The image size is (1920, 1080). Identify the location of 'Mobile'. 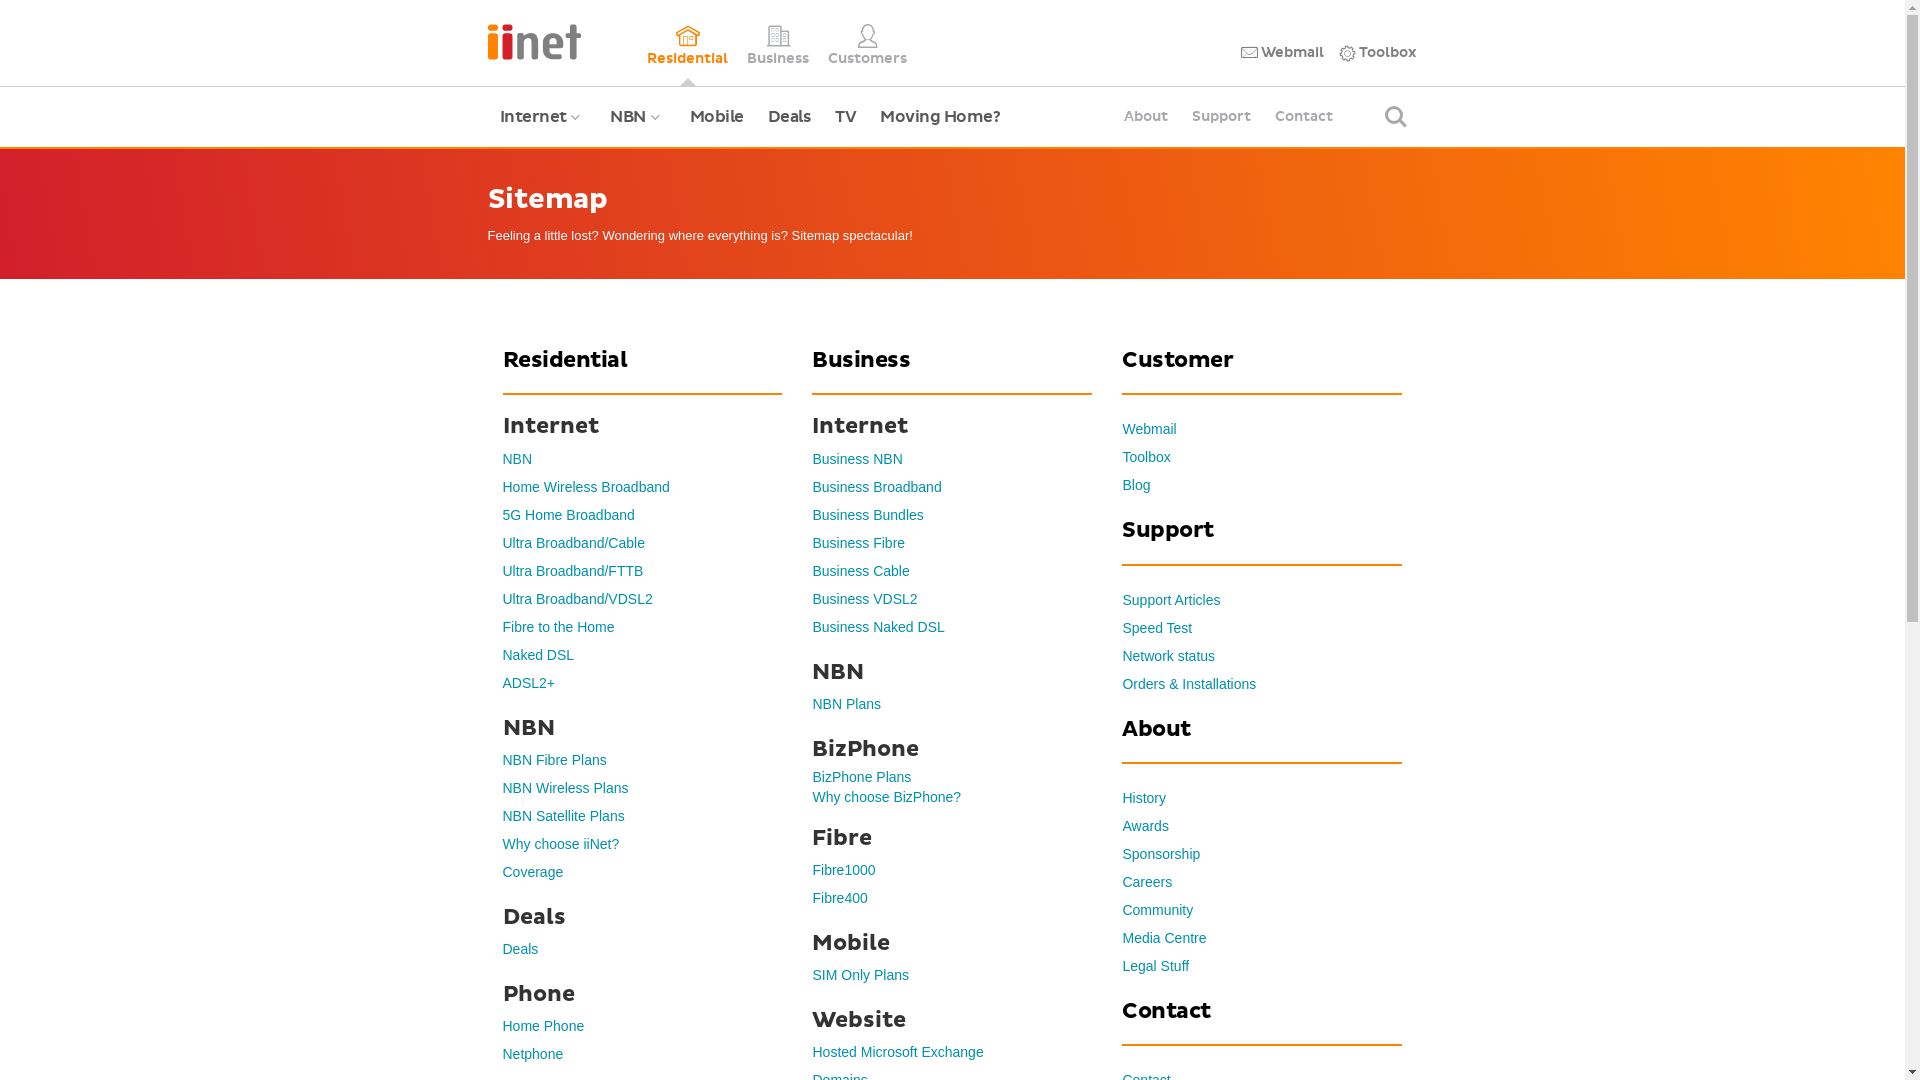
(716, 116).